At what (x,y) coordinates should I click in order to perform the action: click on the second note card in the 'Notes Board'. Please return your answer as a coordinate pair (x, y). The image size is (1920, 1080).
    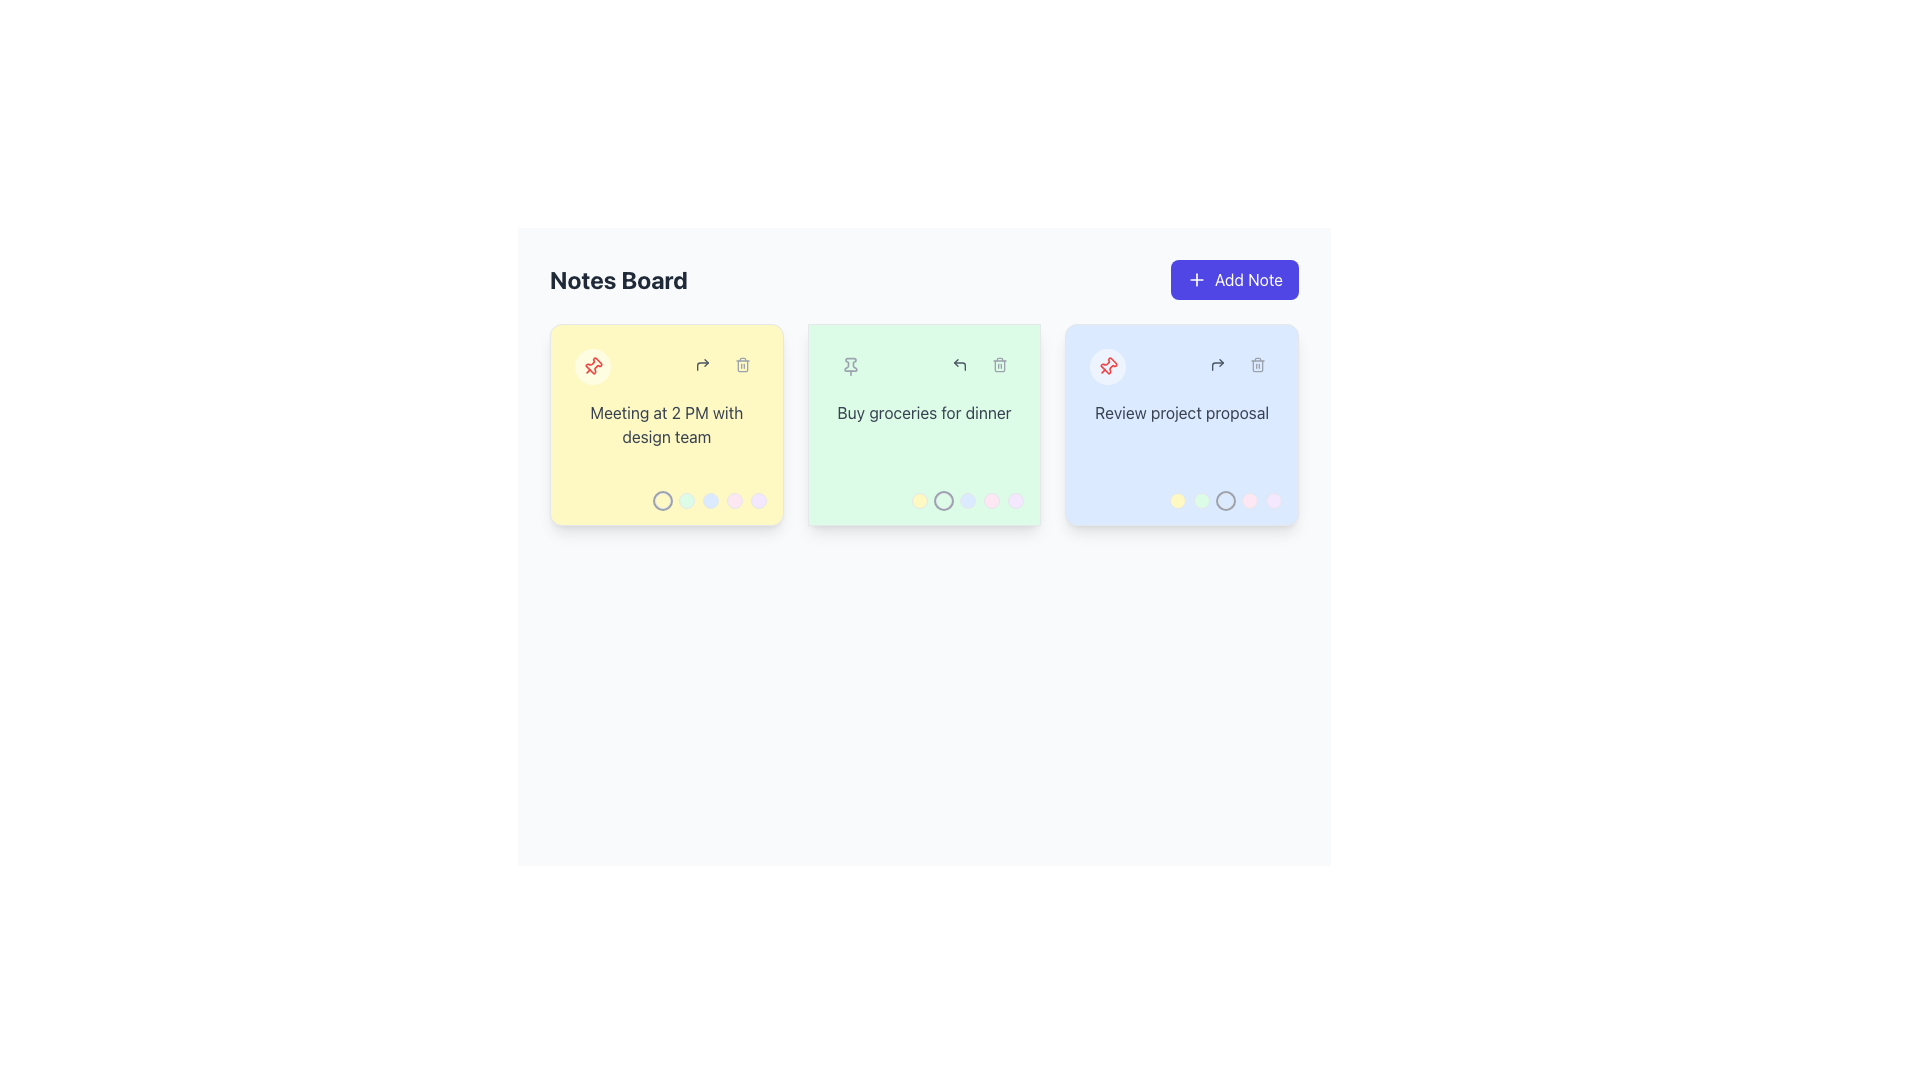
    Looking at the image, I should click on (923, 423).